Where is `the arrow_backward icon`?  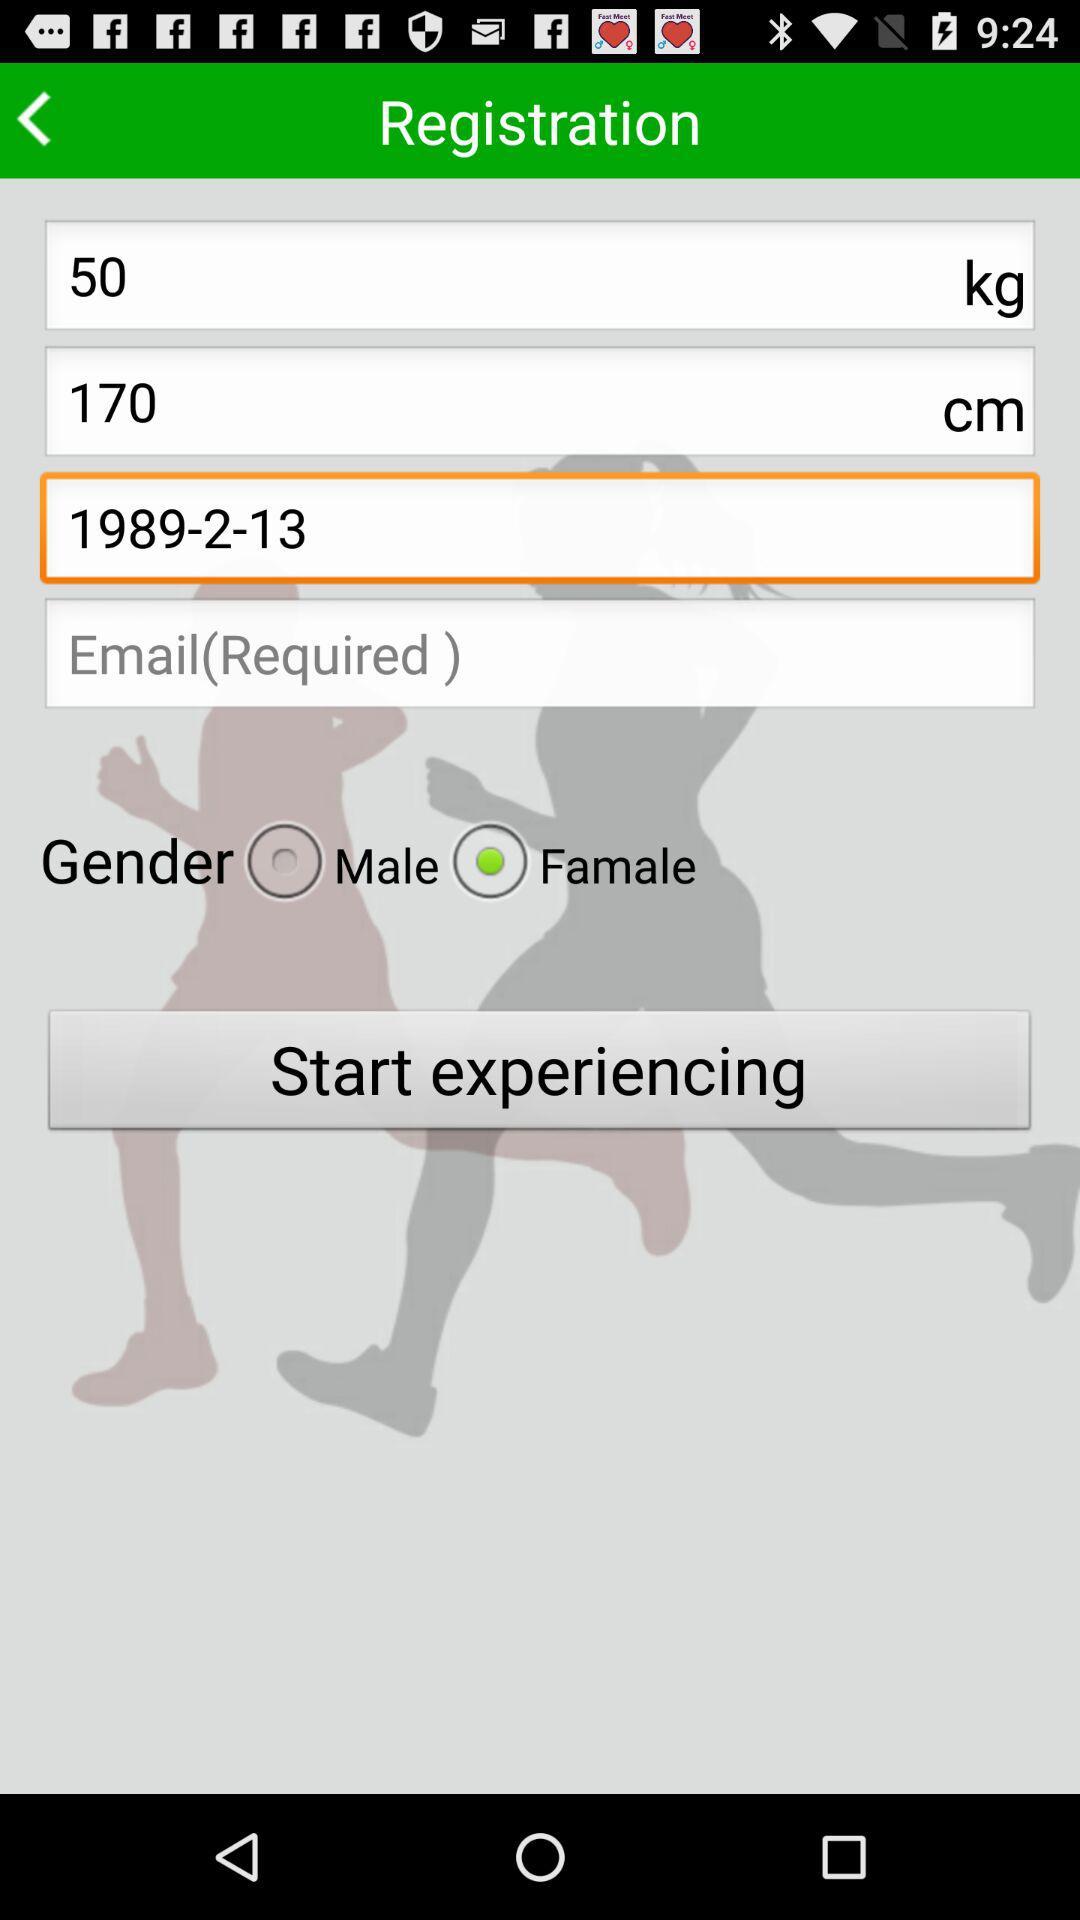
the arrow_backward icon is located at coordinates (39, 125).